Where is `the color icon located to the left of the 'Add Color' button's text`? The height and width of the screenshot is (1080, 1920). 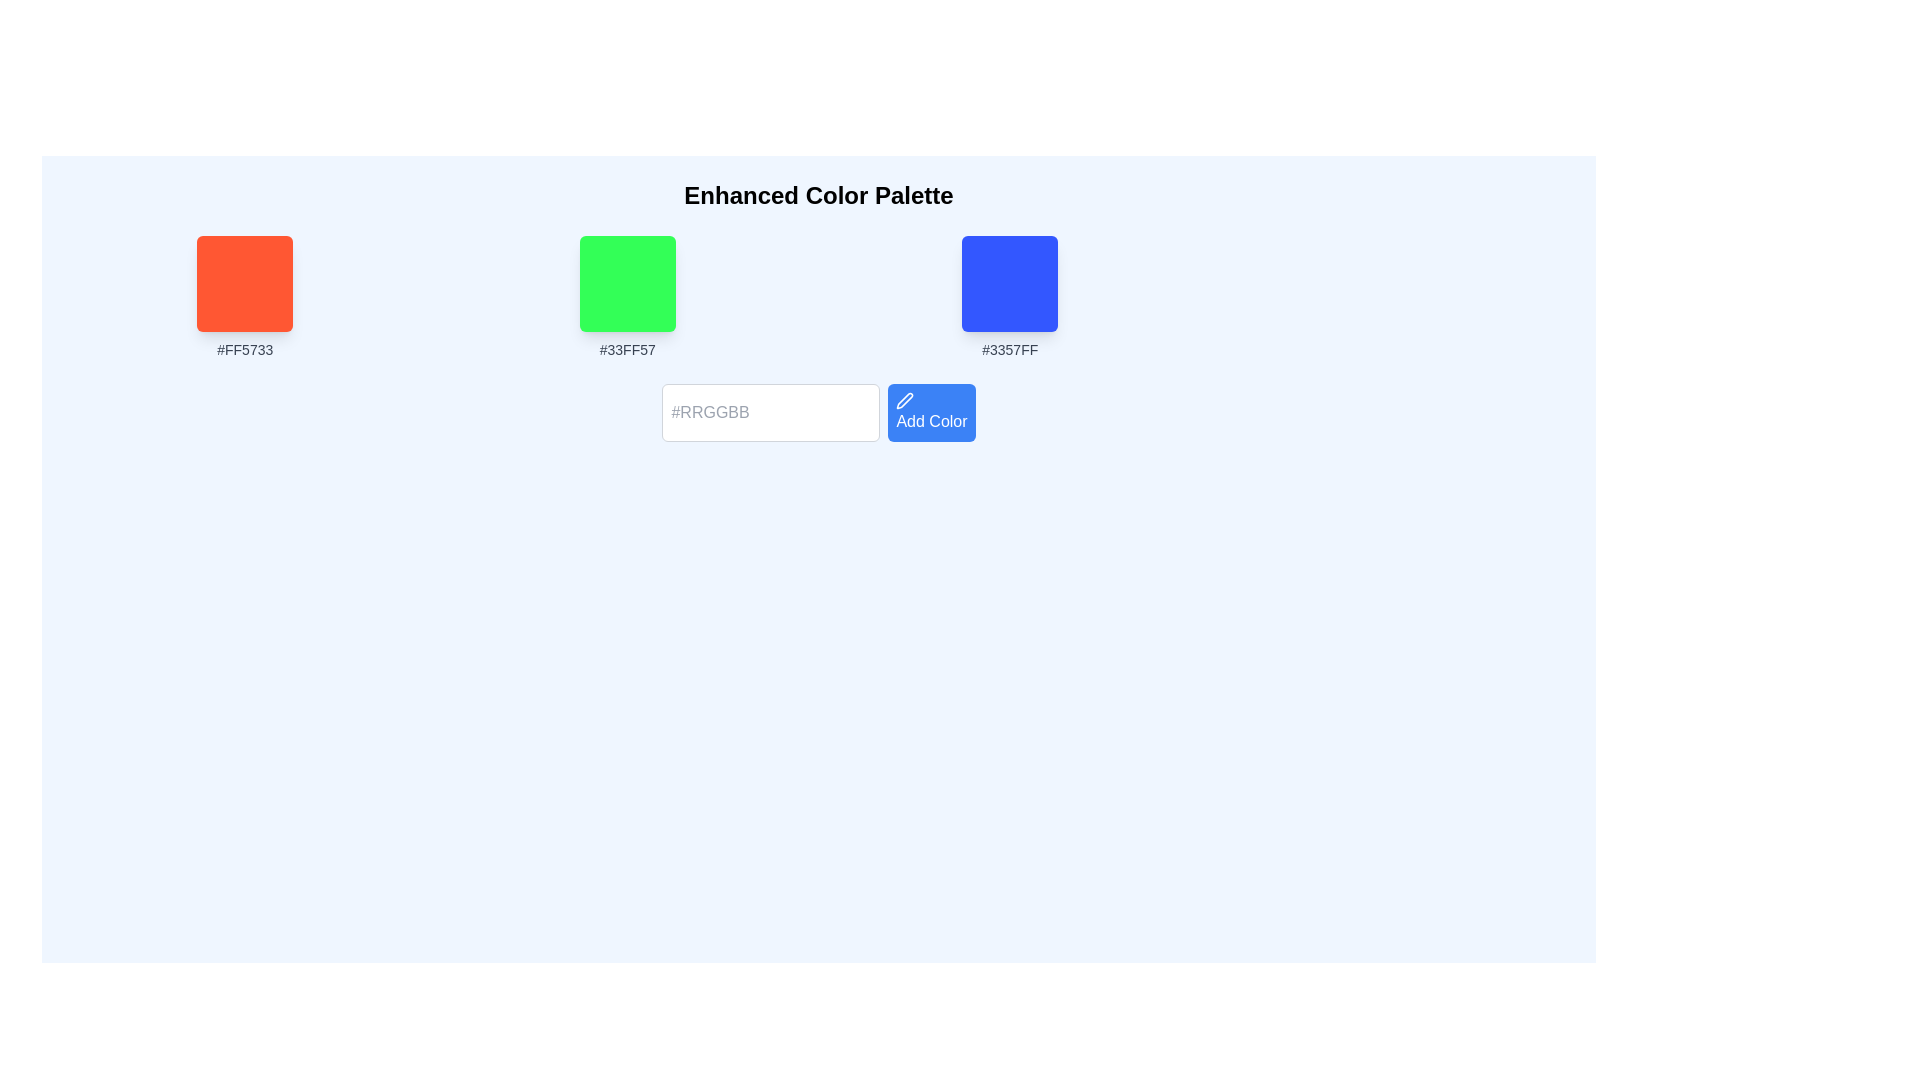
the color icon located to the left of the 'Add Color' button's text is located at coordinates (904, 401).